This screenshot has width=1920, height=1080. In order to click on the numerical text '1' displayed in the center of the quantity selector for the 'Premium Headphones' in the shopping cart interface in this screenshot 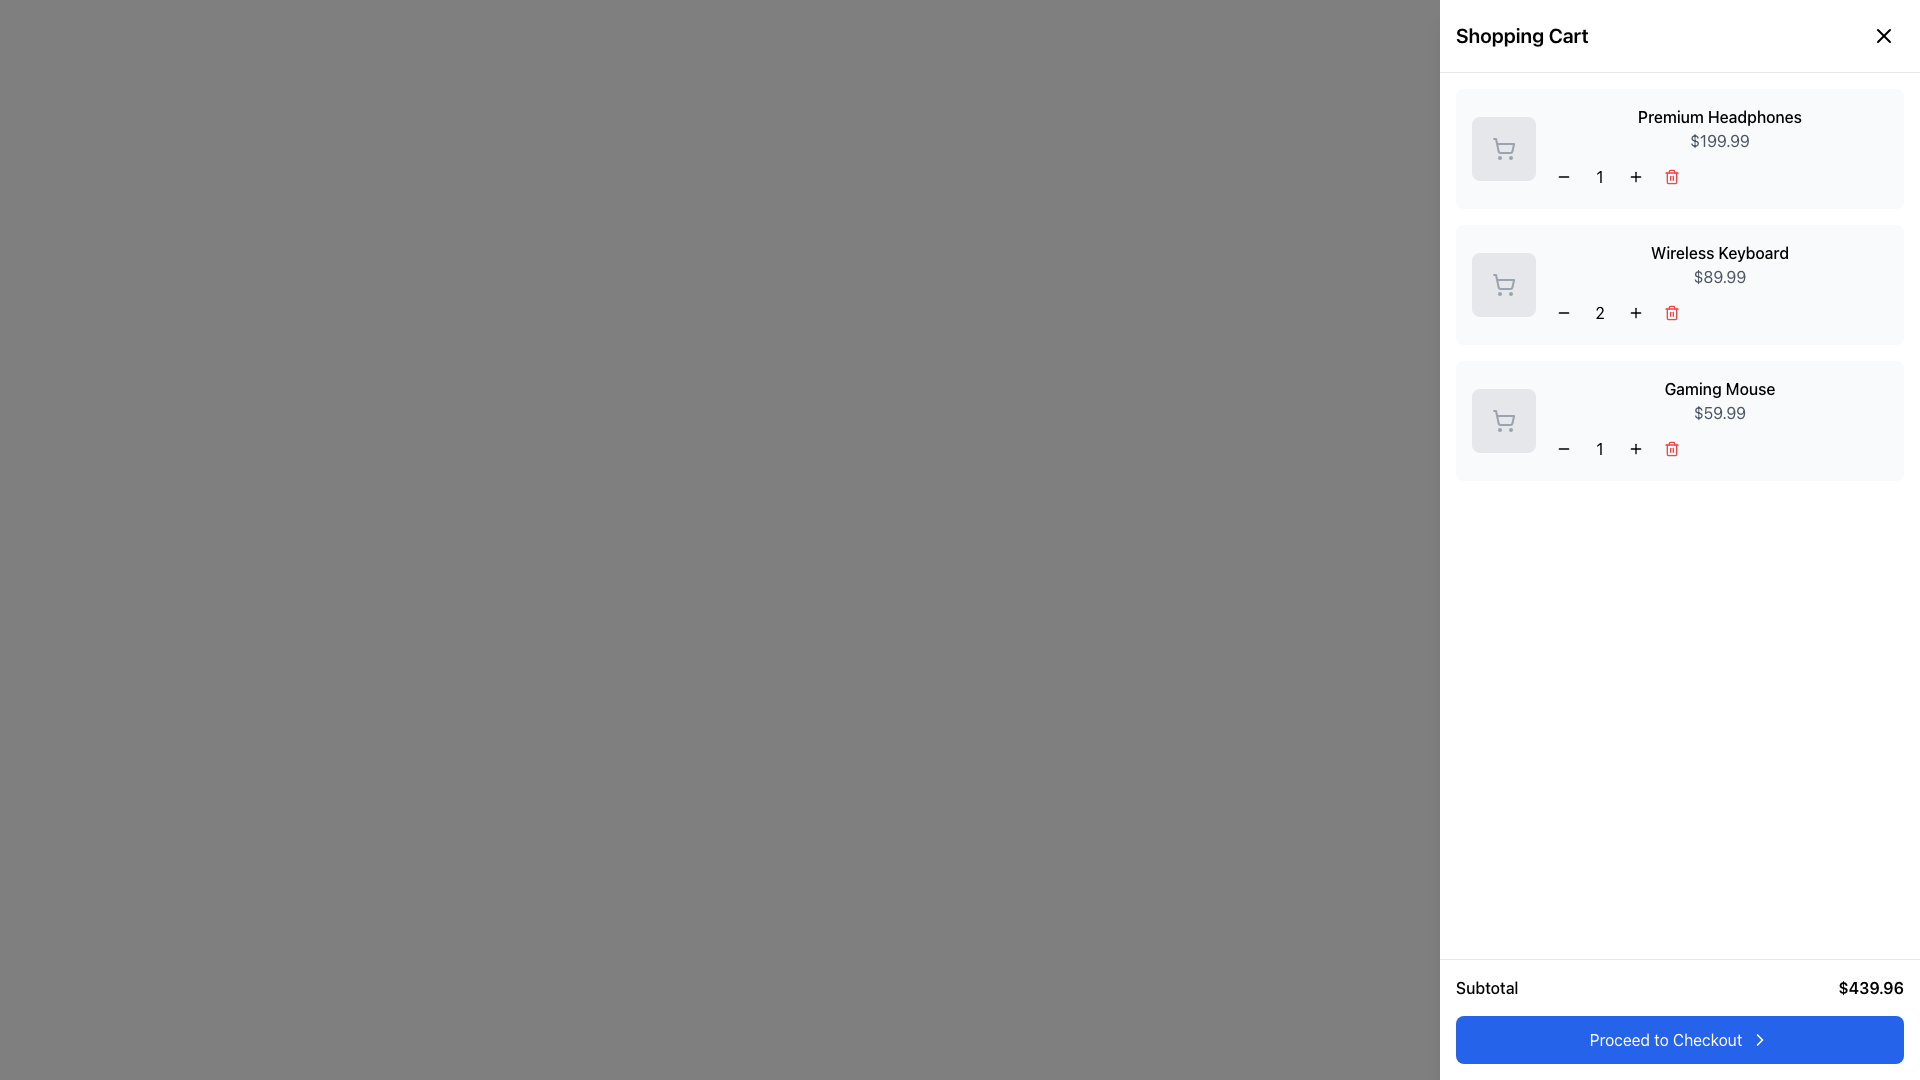, I will do `click(1598, 176)`.